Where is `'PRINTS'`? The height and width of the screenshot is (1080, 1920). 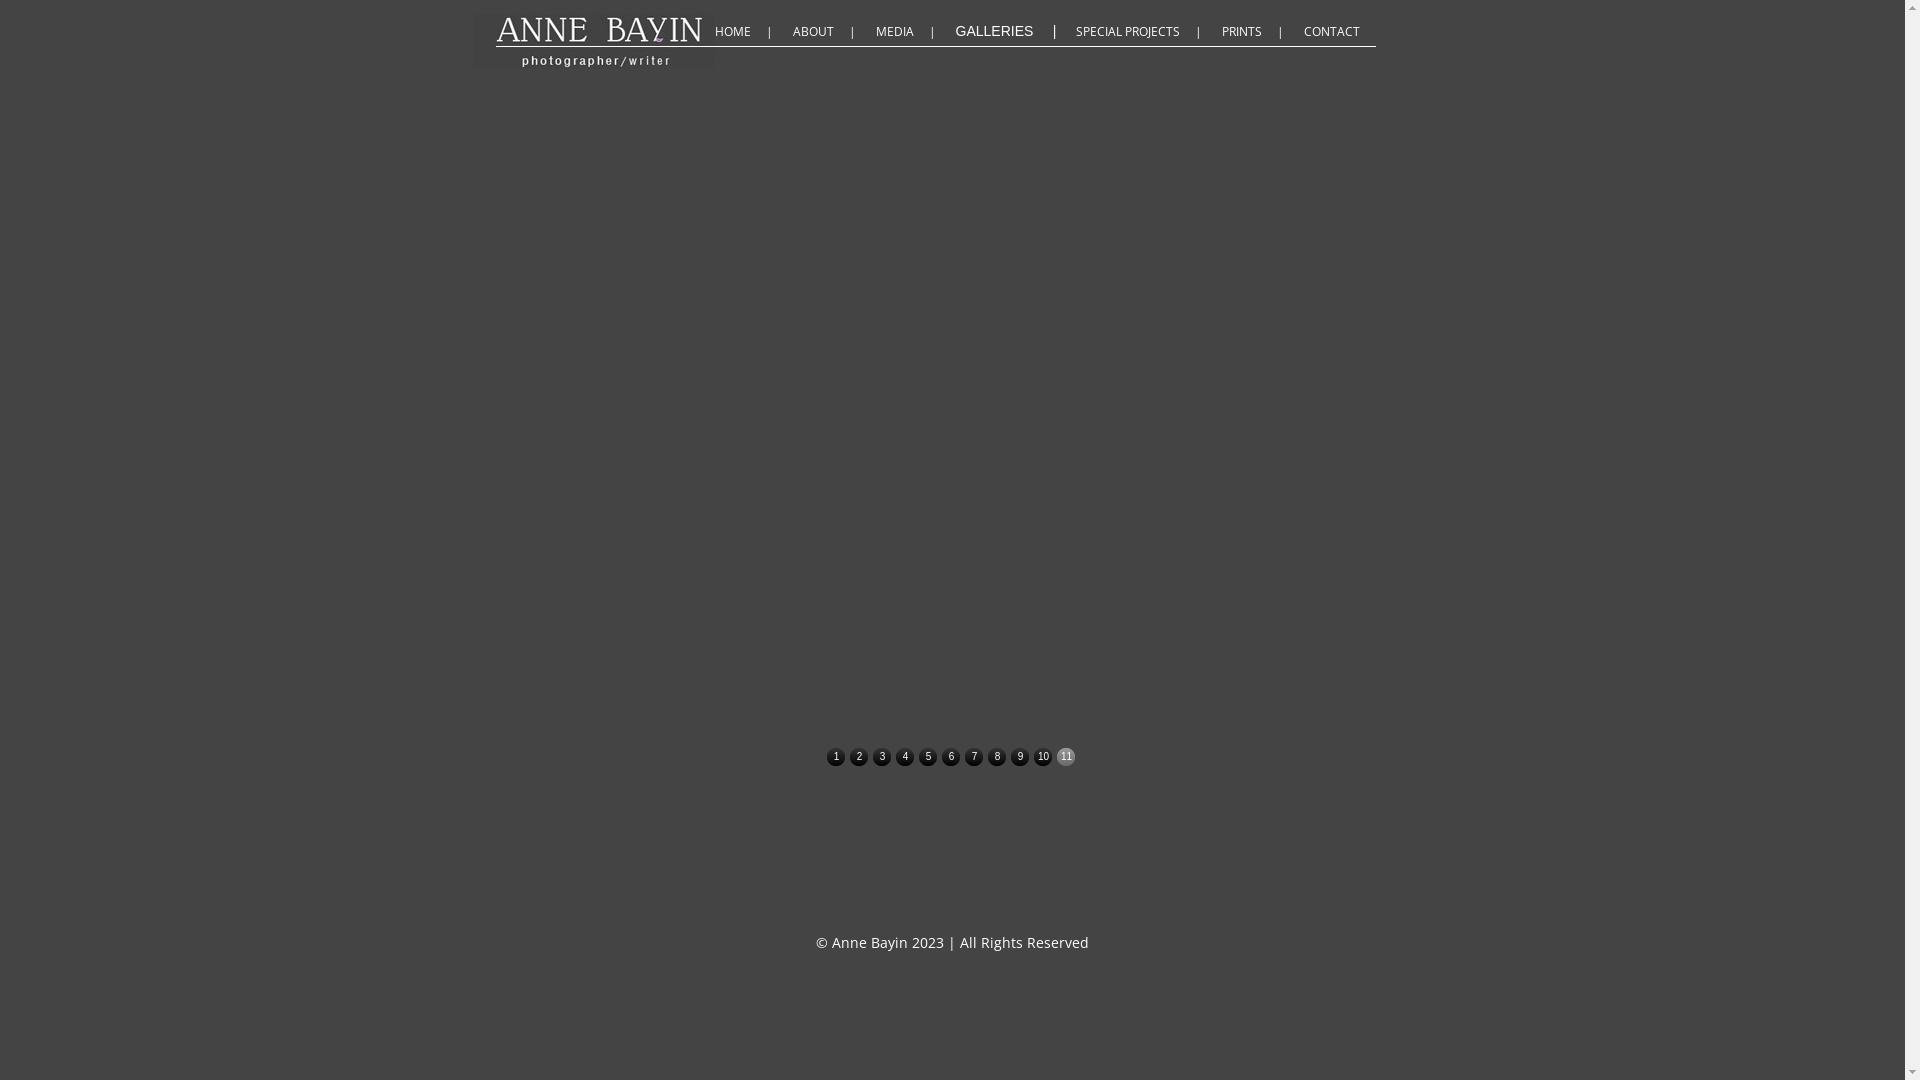 'PRINTS' is located at coordinates (1255, 31).